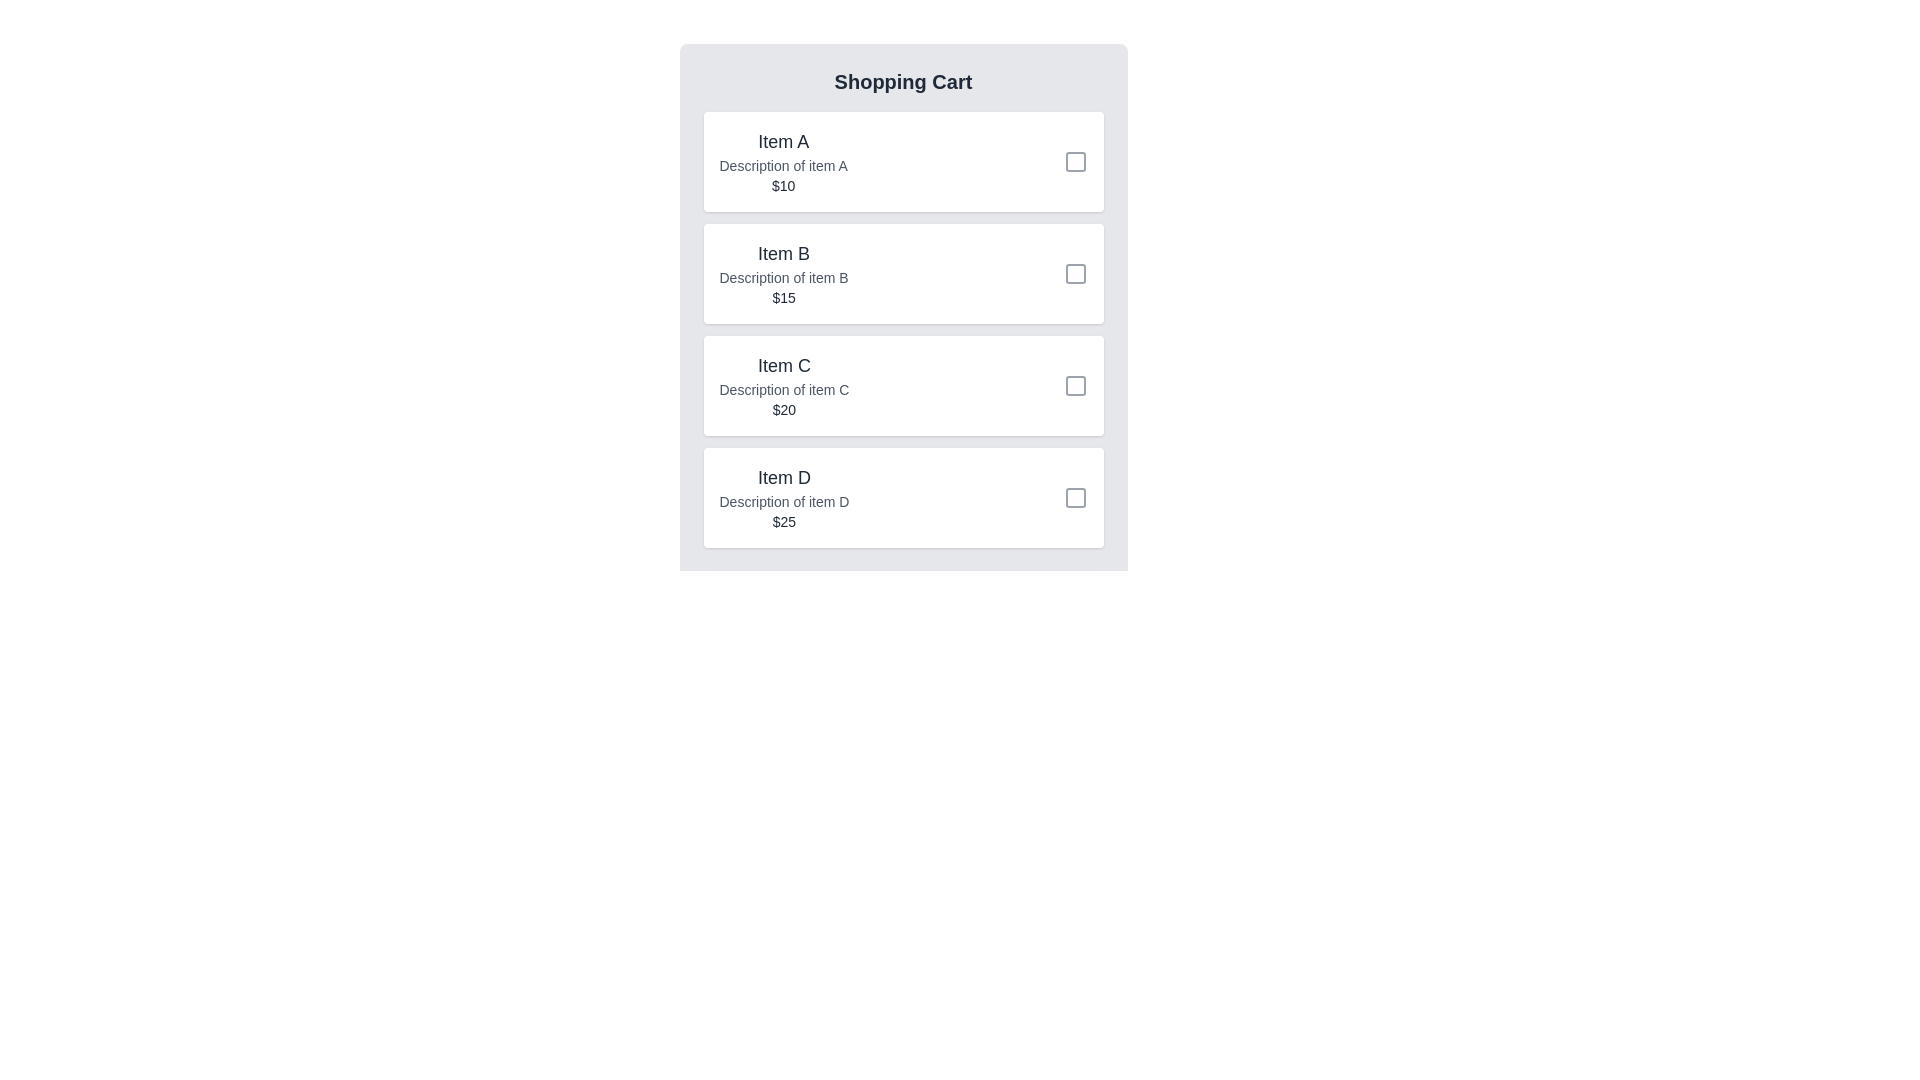 This screenshot has width=1920, height=1080. Describe the element at coordinates (1074, 385) in the screenshot. I see `the rounded rectangle icon within the button located in the third section labeled 'Item C' of the shopping cart interface` at that location.